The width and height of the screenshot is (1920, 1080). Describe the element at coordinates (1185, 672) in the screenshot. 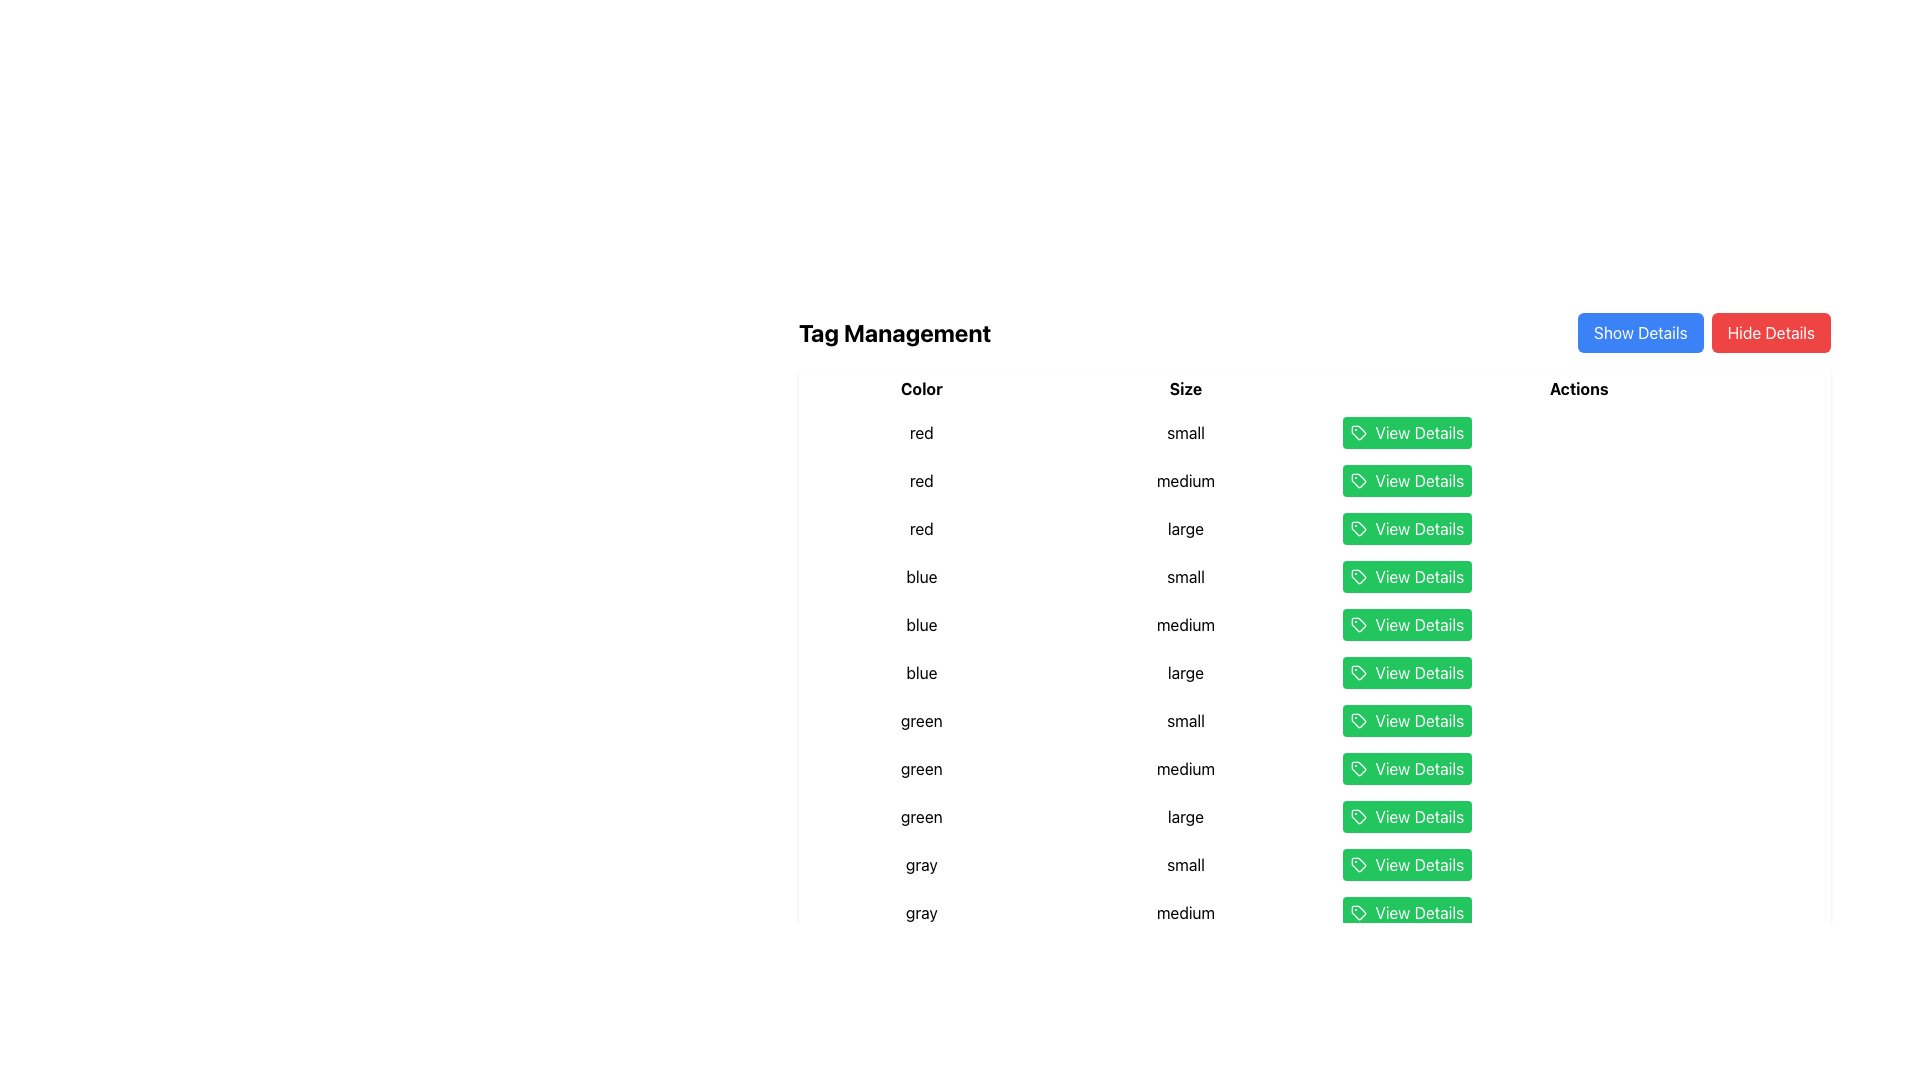

I see `the text element displaying 'large' in black, located under the 'Size' column in the second row of the table` at that location.